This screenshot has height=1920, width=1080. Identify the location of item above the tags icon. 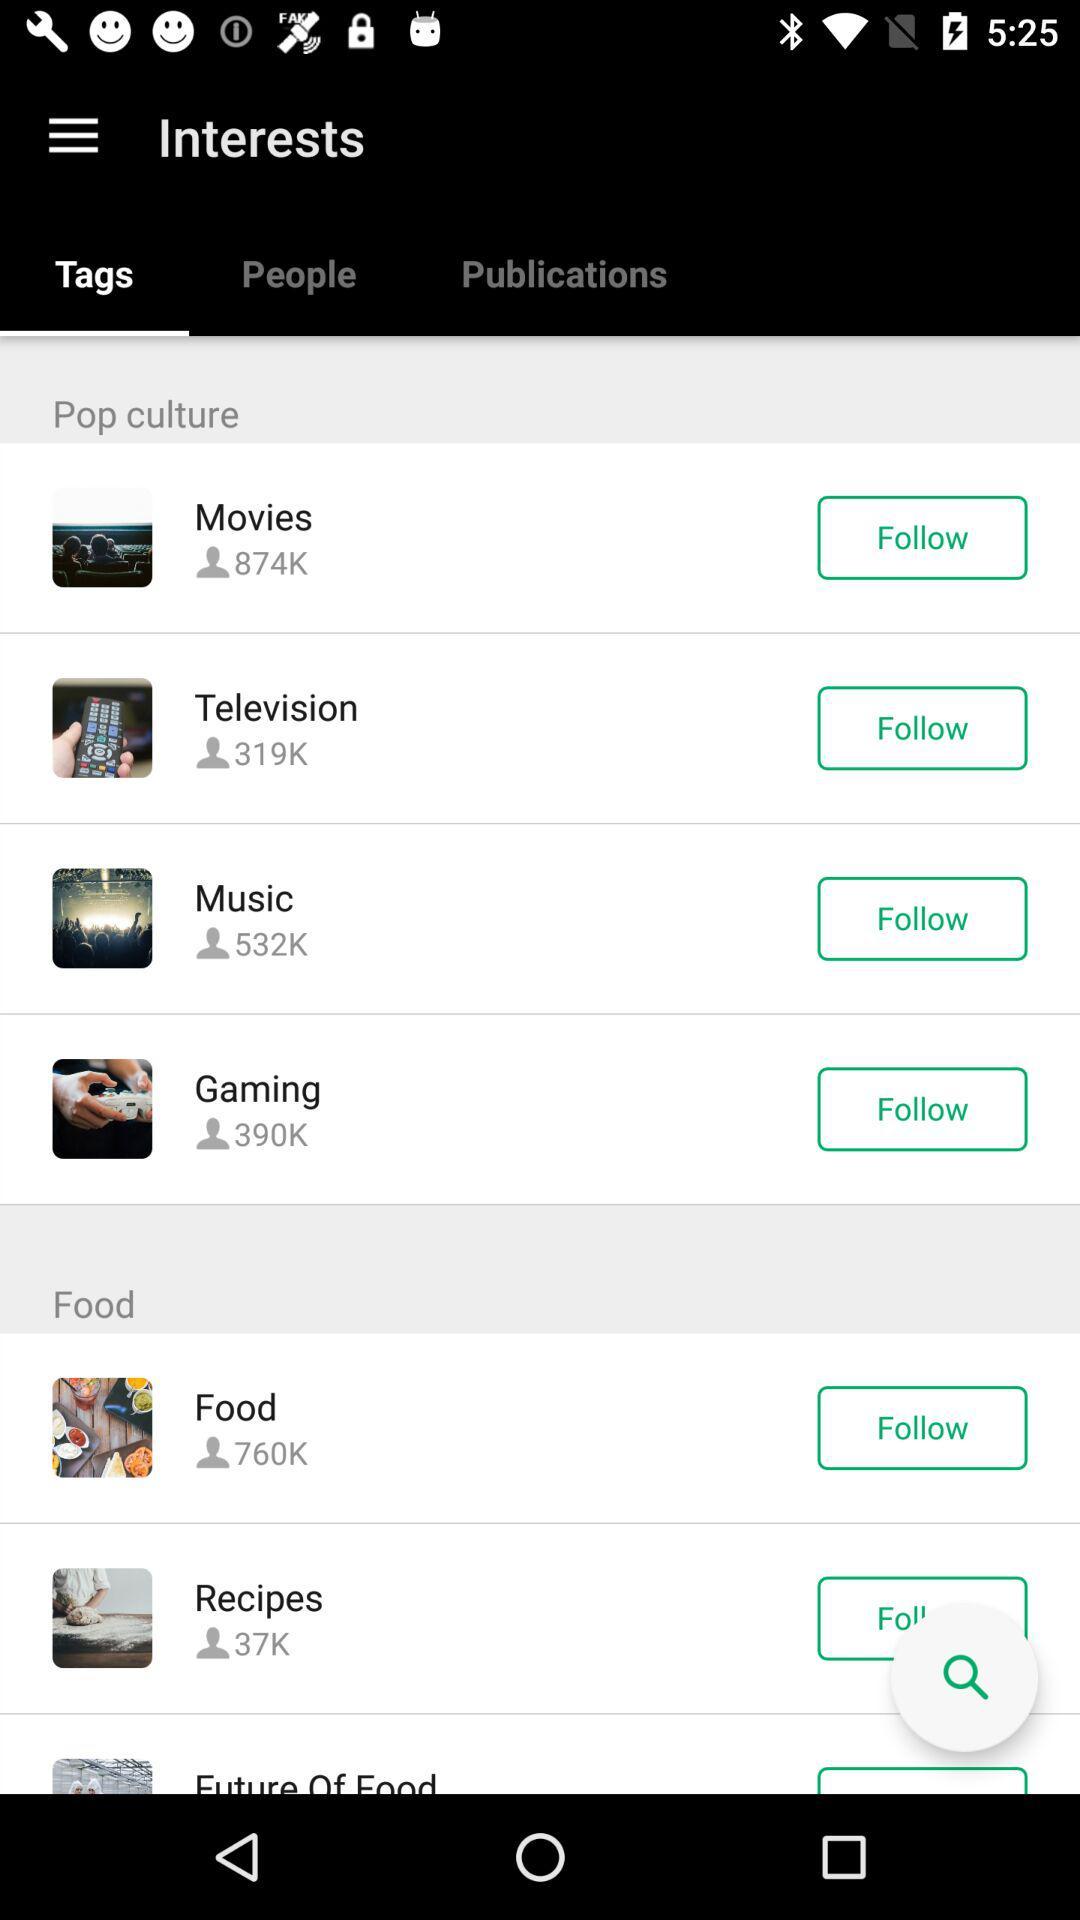
(72, 135).